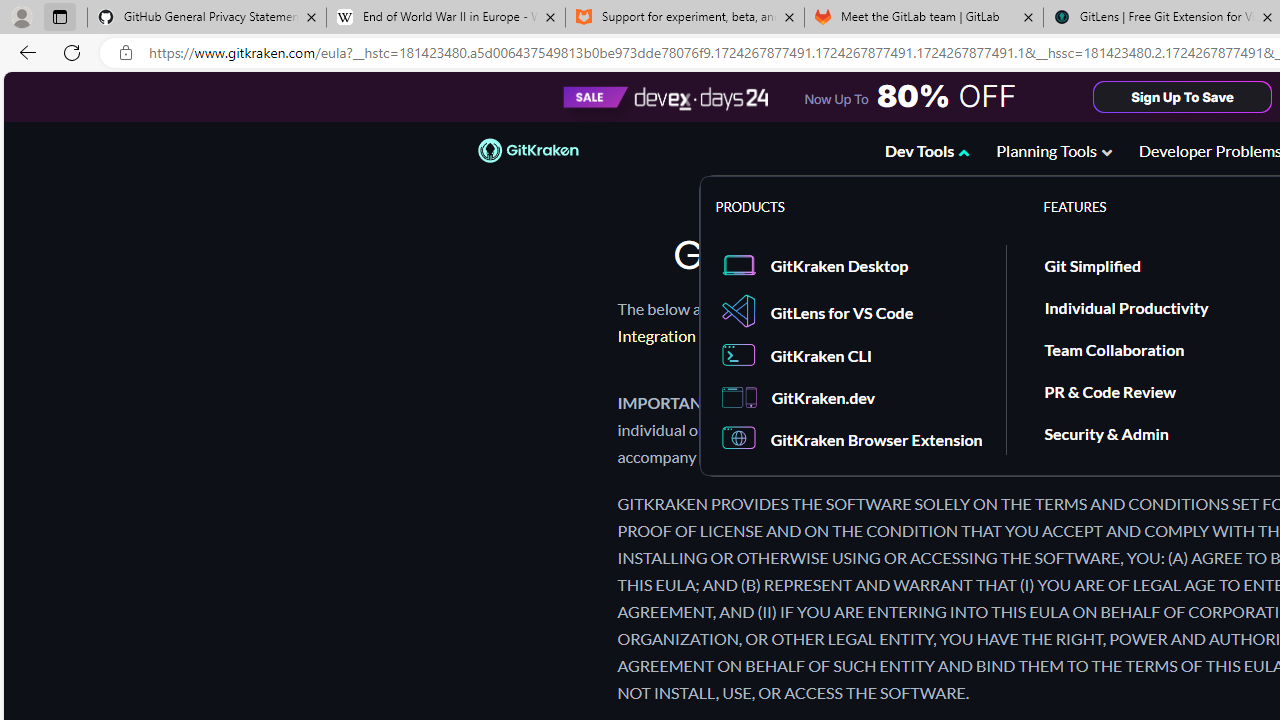  I want to click on 'End of World War II in Europe - Wikipedia', so click(444, 17).